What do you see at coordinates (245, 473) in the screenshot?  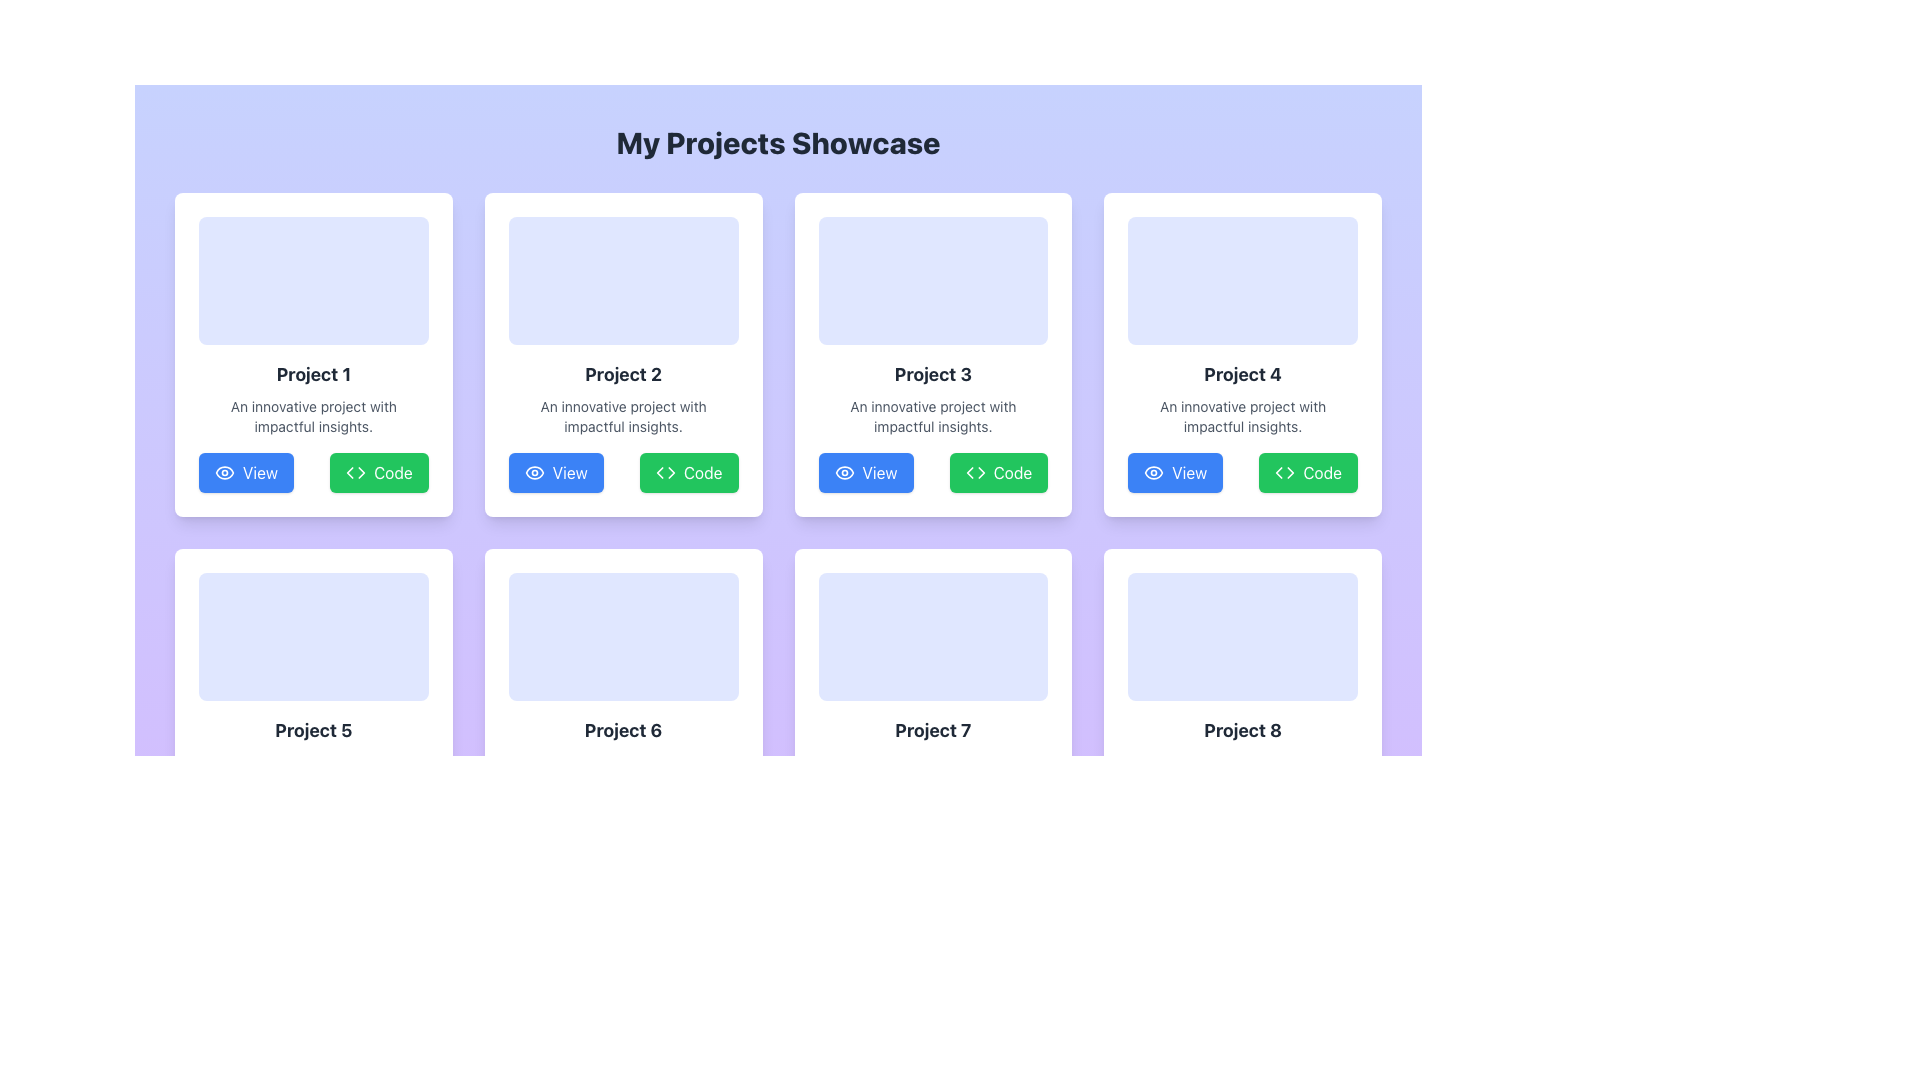 I see `the 'View' button with a blue background and an eye icon located in the lower left corner of the 'Project 1' card` at bounding box center [245, 473].